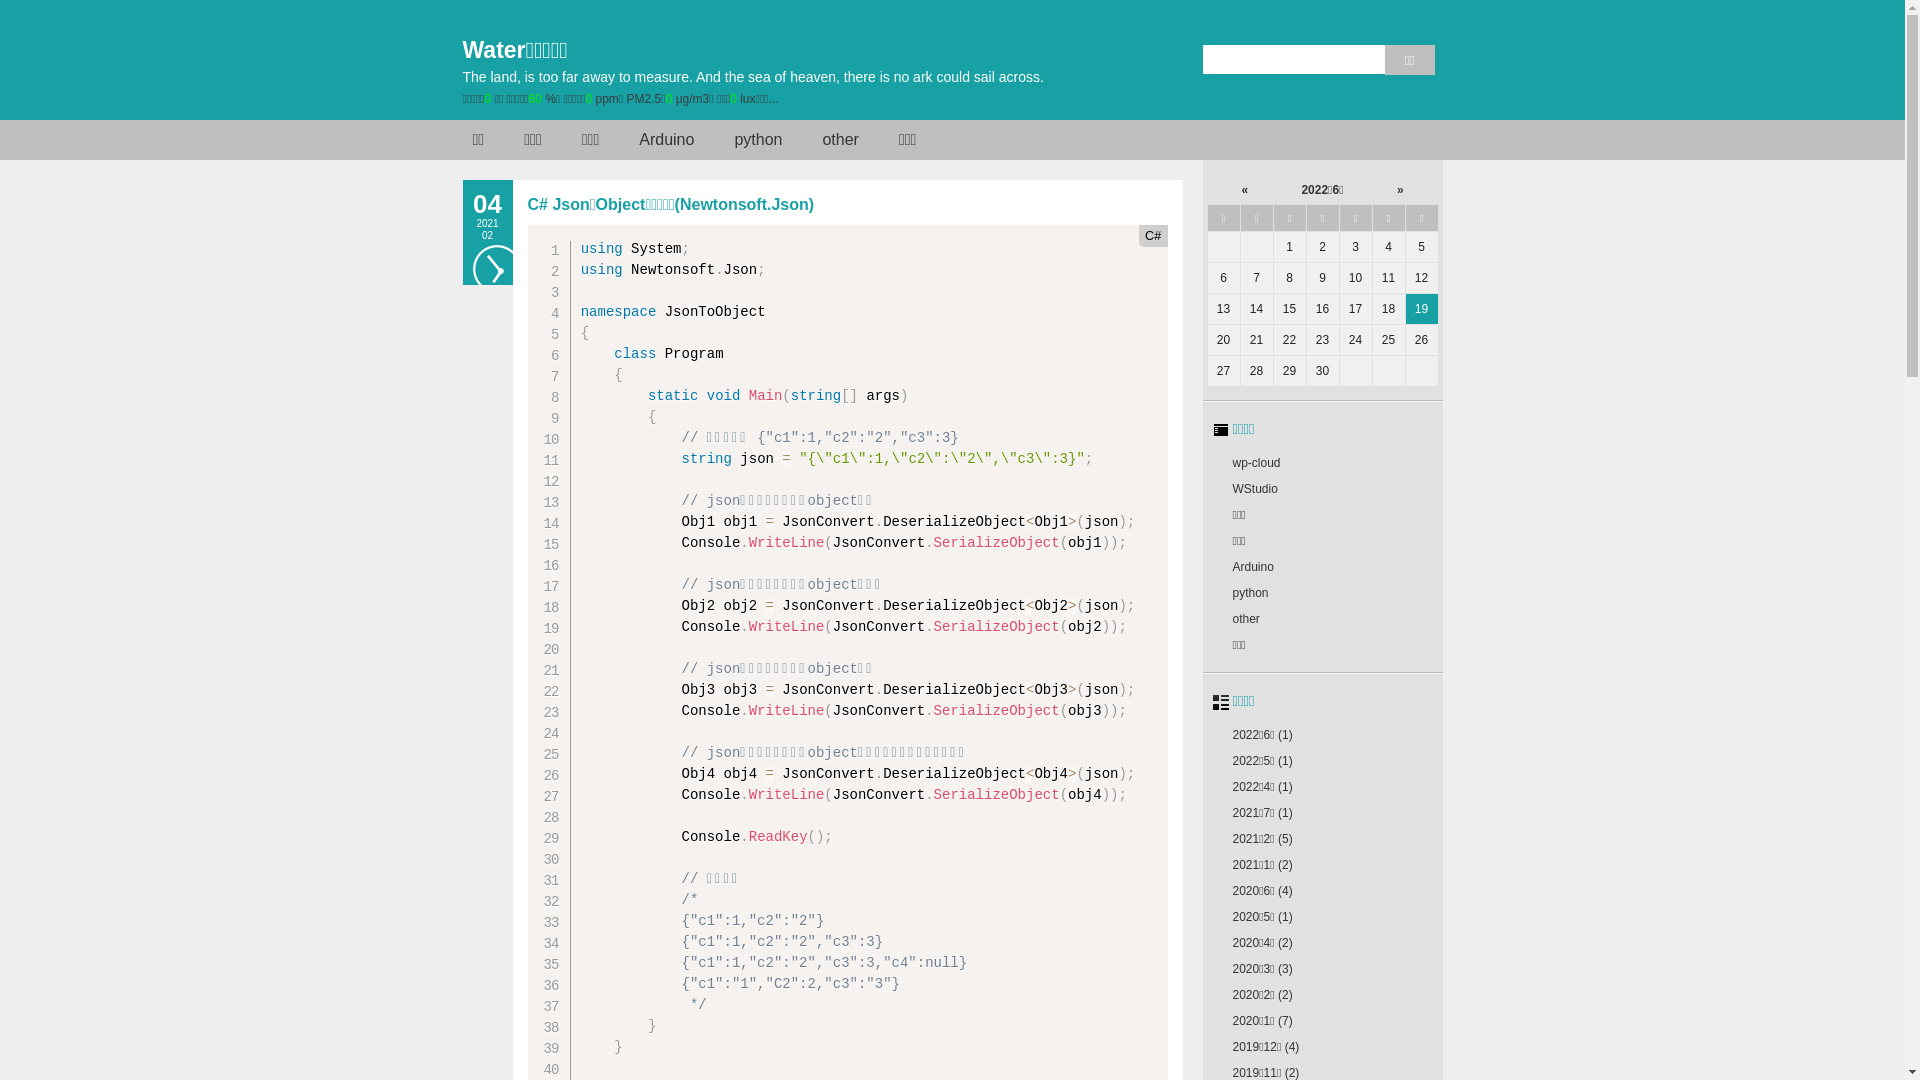 The image size is (1920, 1080). What do you see at coordinates (1420, 308) in the screenshot?
I see `'19'` at bounding box center [1420, 308].